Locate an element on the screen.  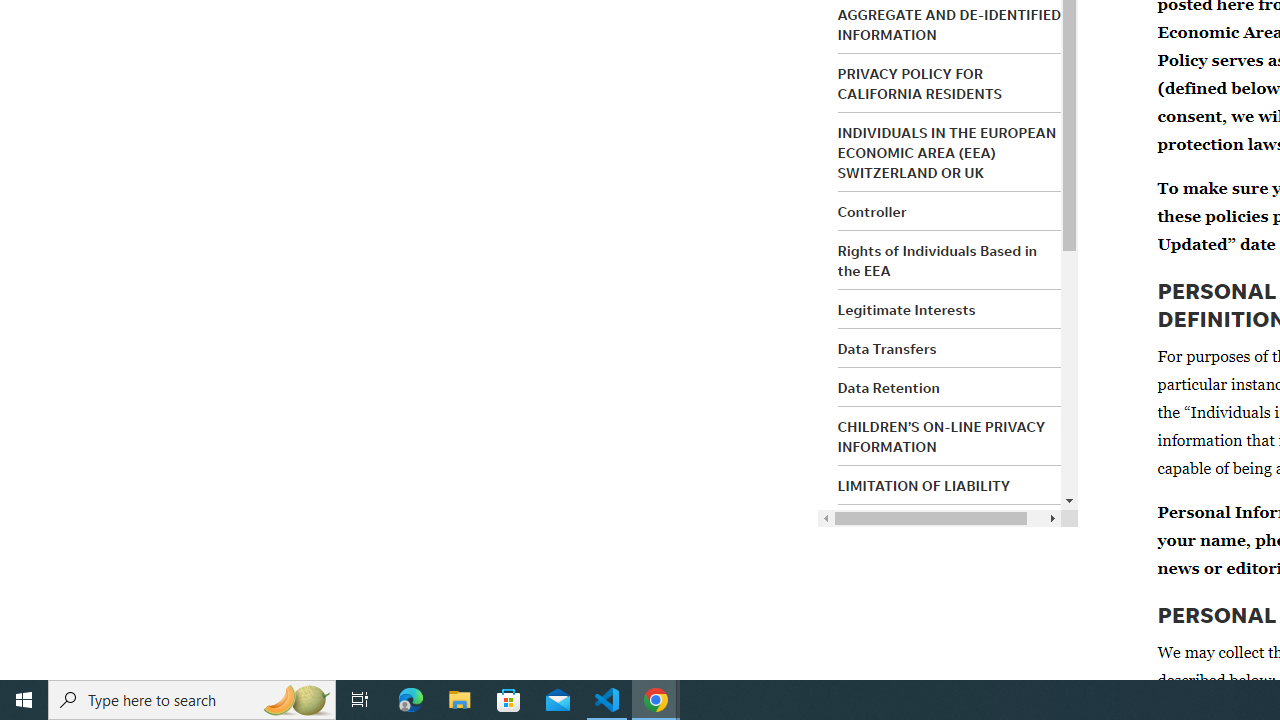
'PRIVACY POLICY FOR CALIFORNIA RESIDENTS' is located at coordinates (918, 82).